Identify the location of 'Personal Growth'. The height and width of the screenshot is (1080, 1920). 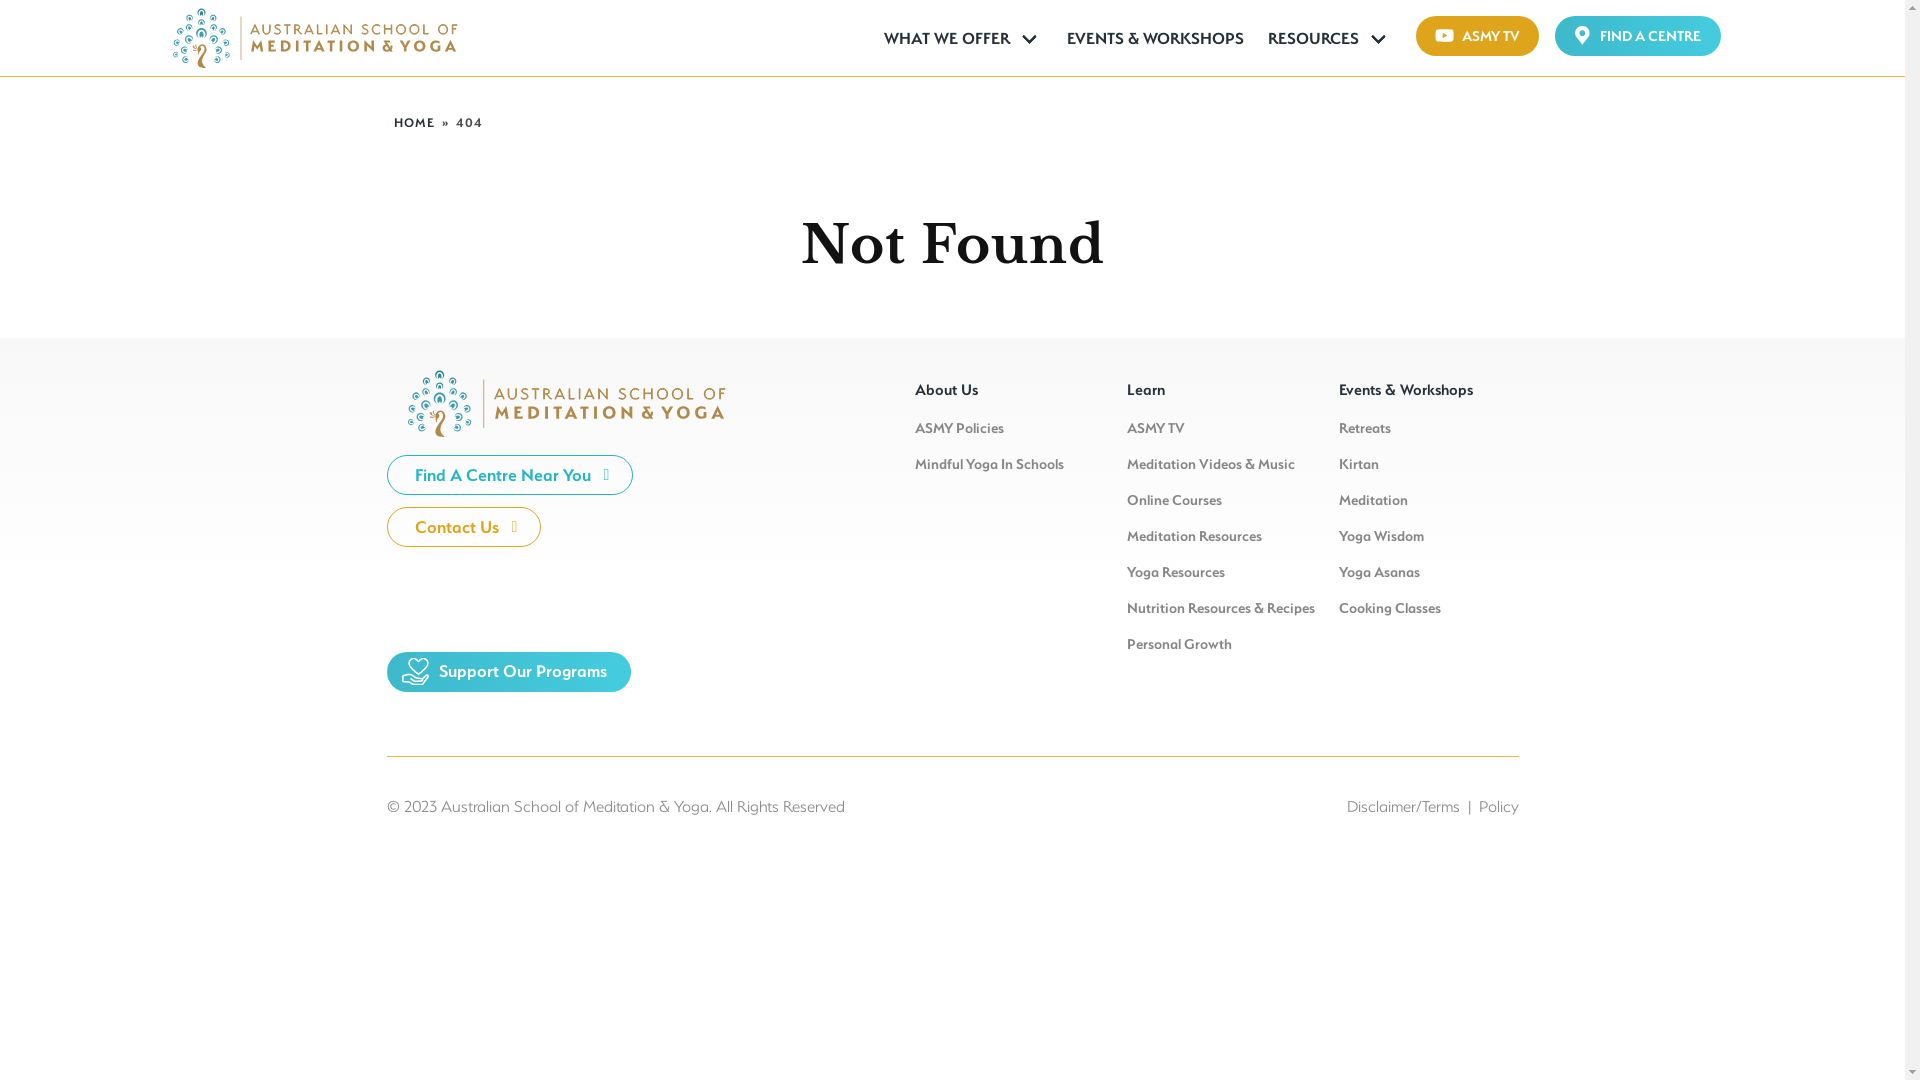
(1178, 644).